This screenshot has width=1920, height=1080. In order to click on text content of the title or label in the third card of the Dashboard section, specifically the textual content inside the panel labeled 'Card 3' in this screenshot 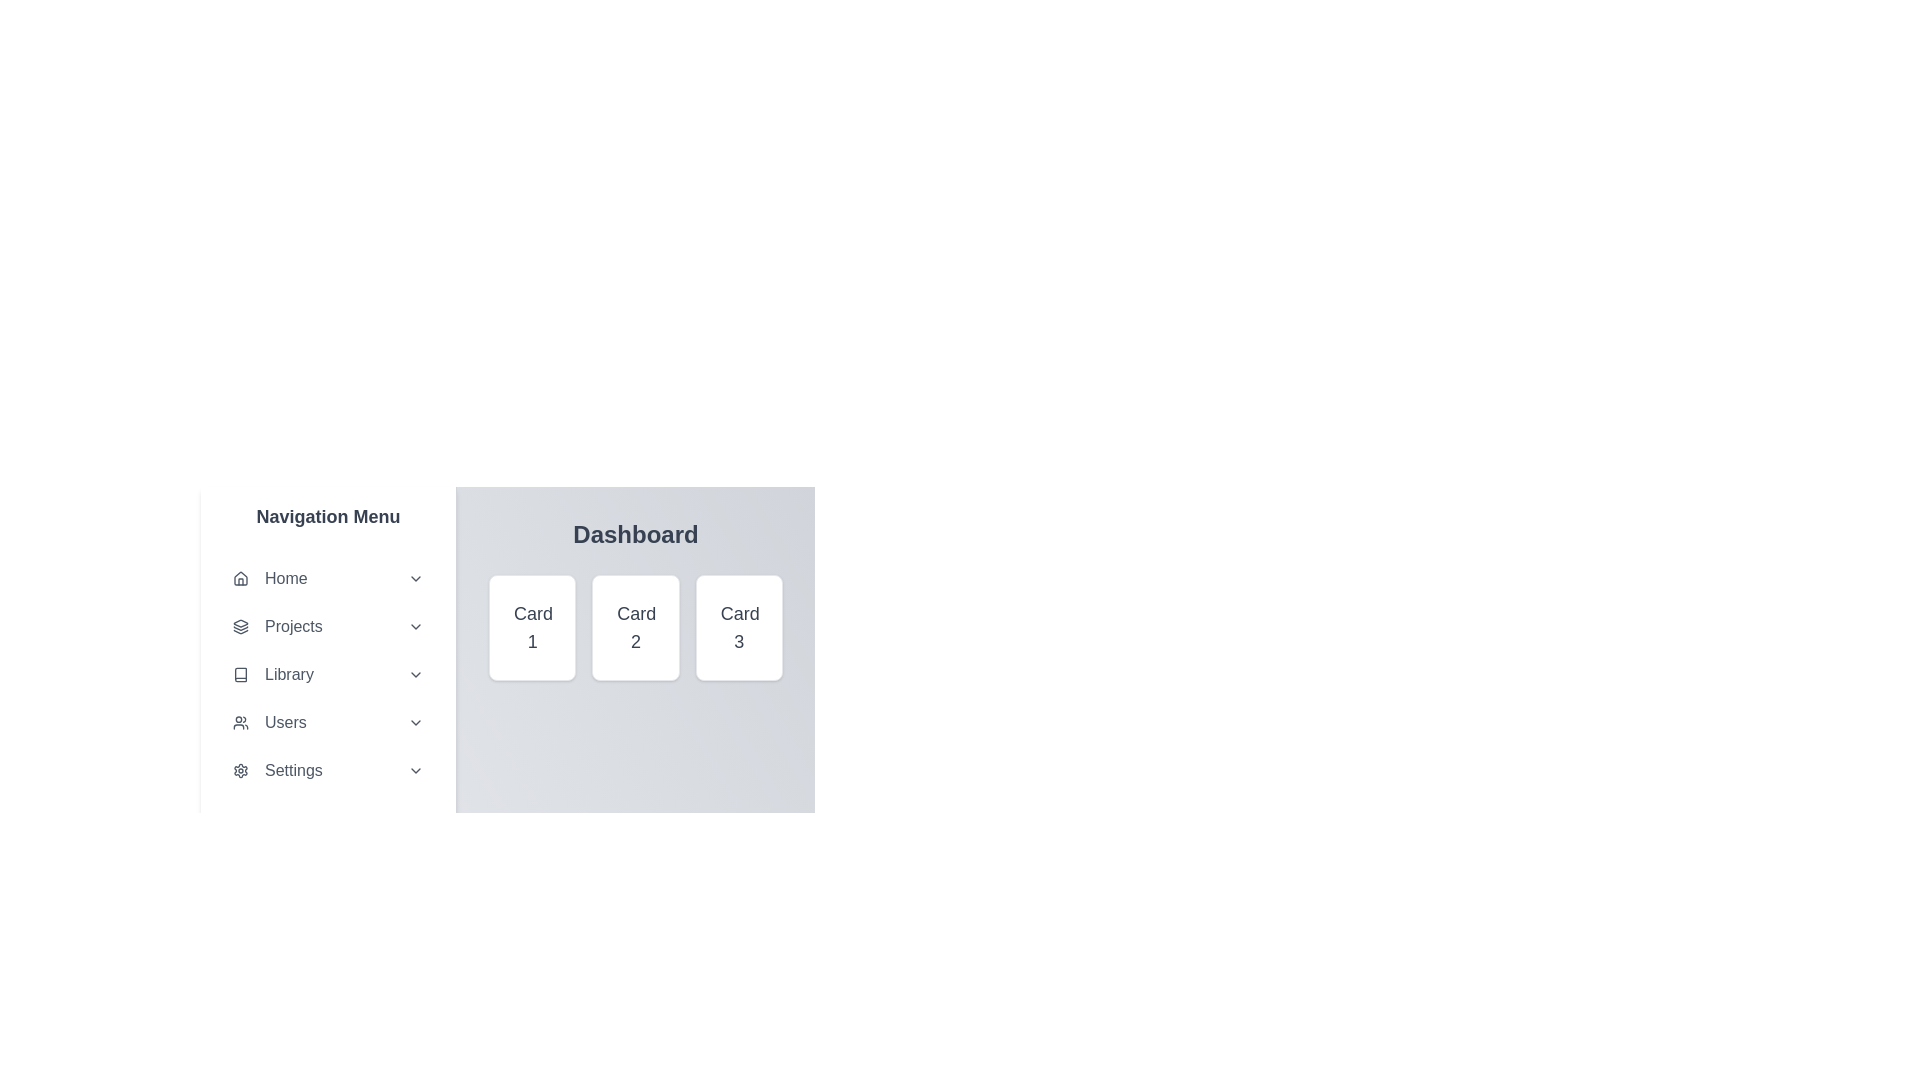, I will do `click(738, 627)`.